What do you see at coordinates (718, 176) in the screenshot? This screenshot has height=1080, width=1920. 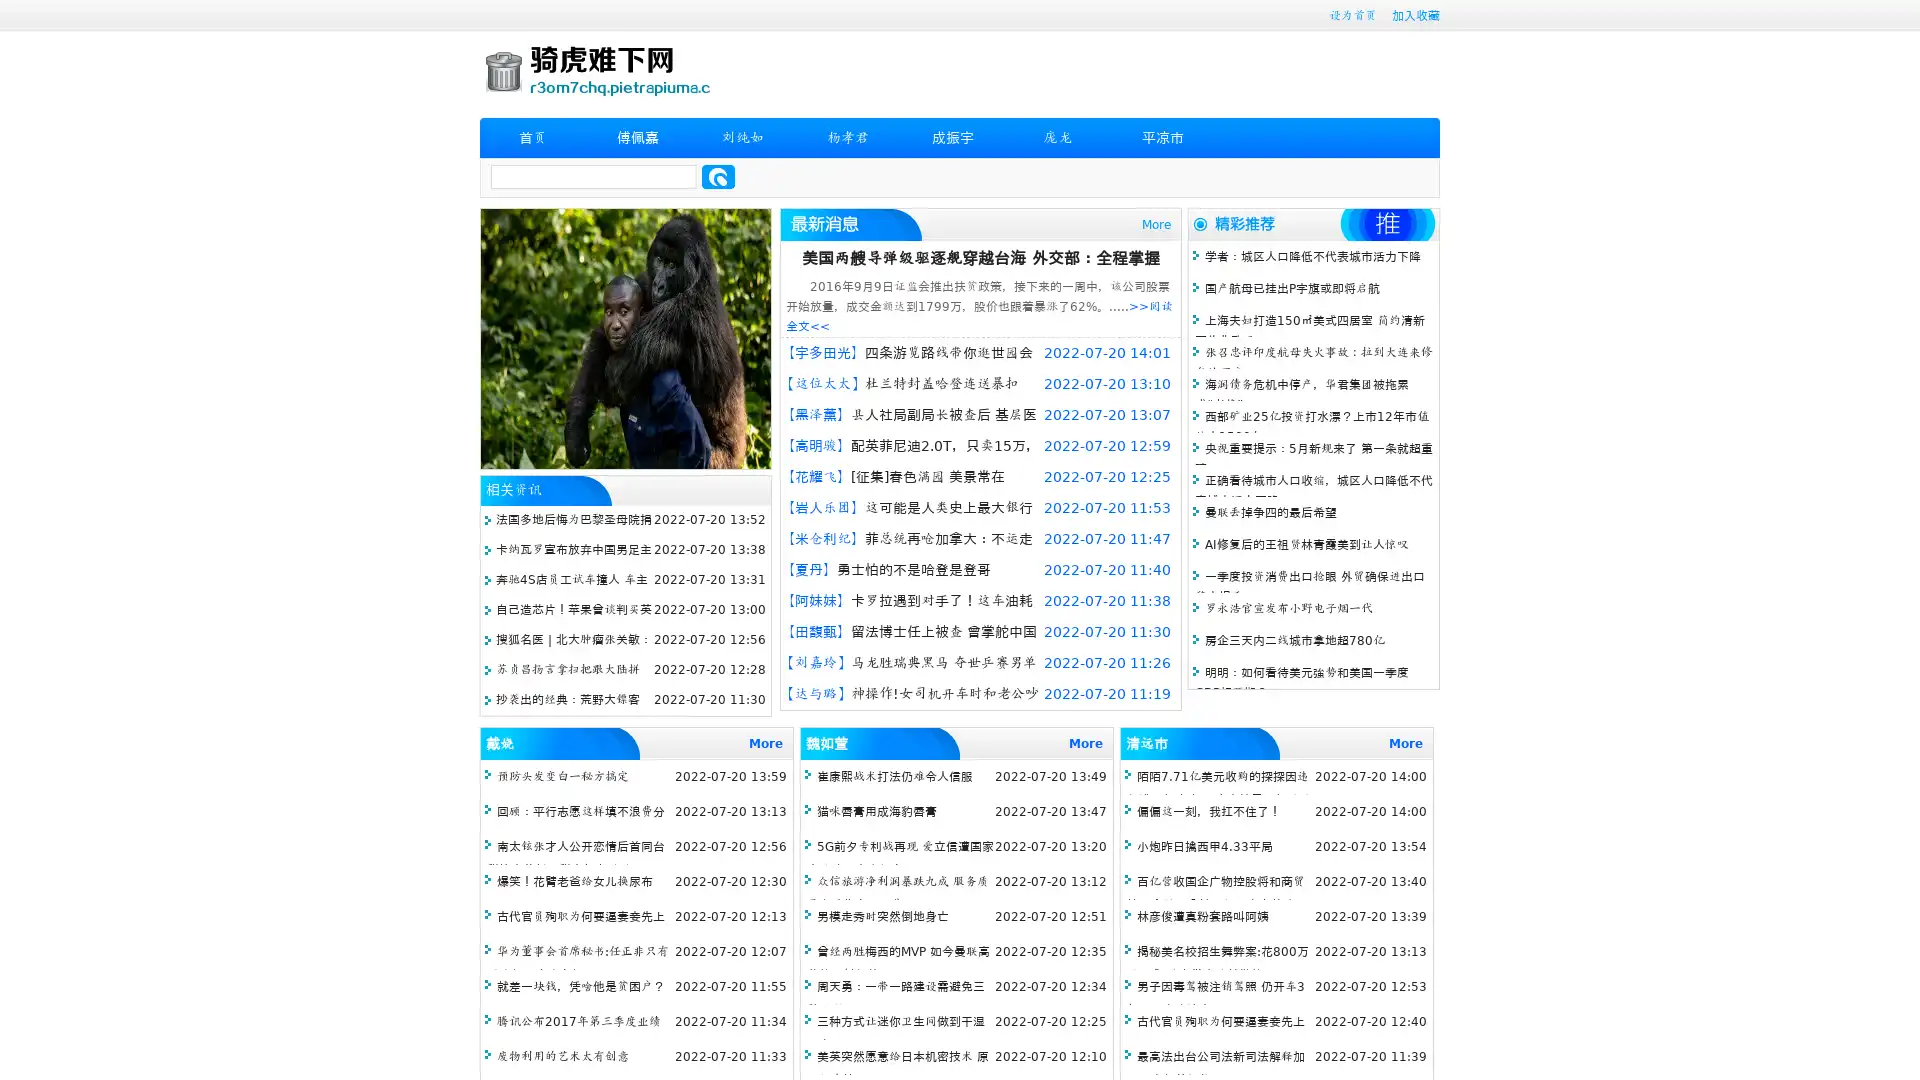 I see `Search` at bounding box center [718, 176].